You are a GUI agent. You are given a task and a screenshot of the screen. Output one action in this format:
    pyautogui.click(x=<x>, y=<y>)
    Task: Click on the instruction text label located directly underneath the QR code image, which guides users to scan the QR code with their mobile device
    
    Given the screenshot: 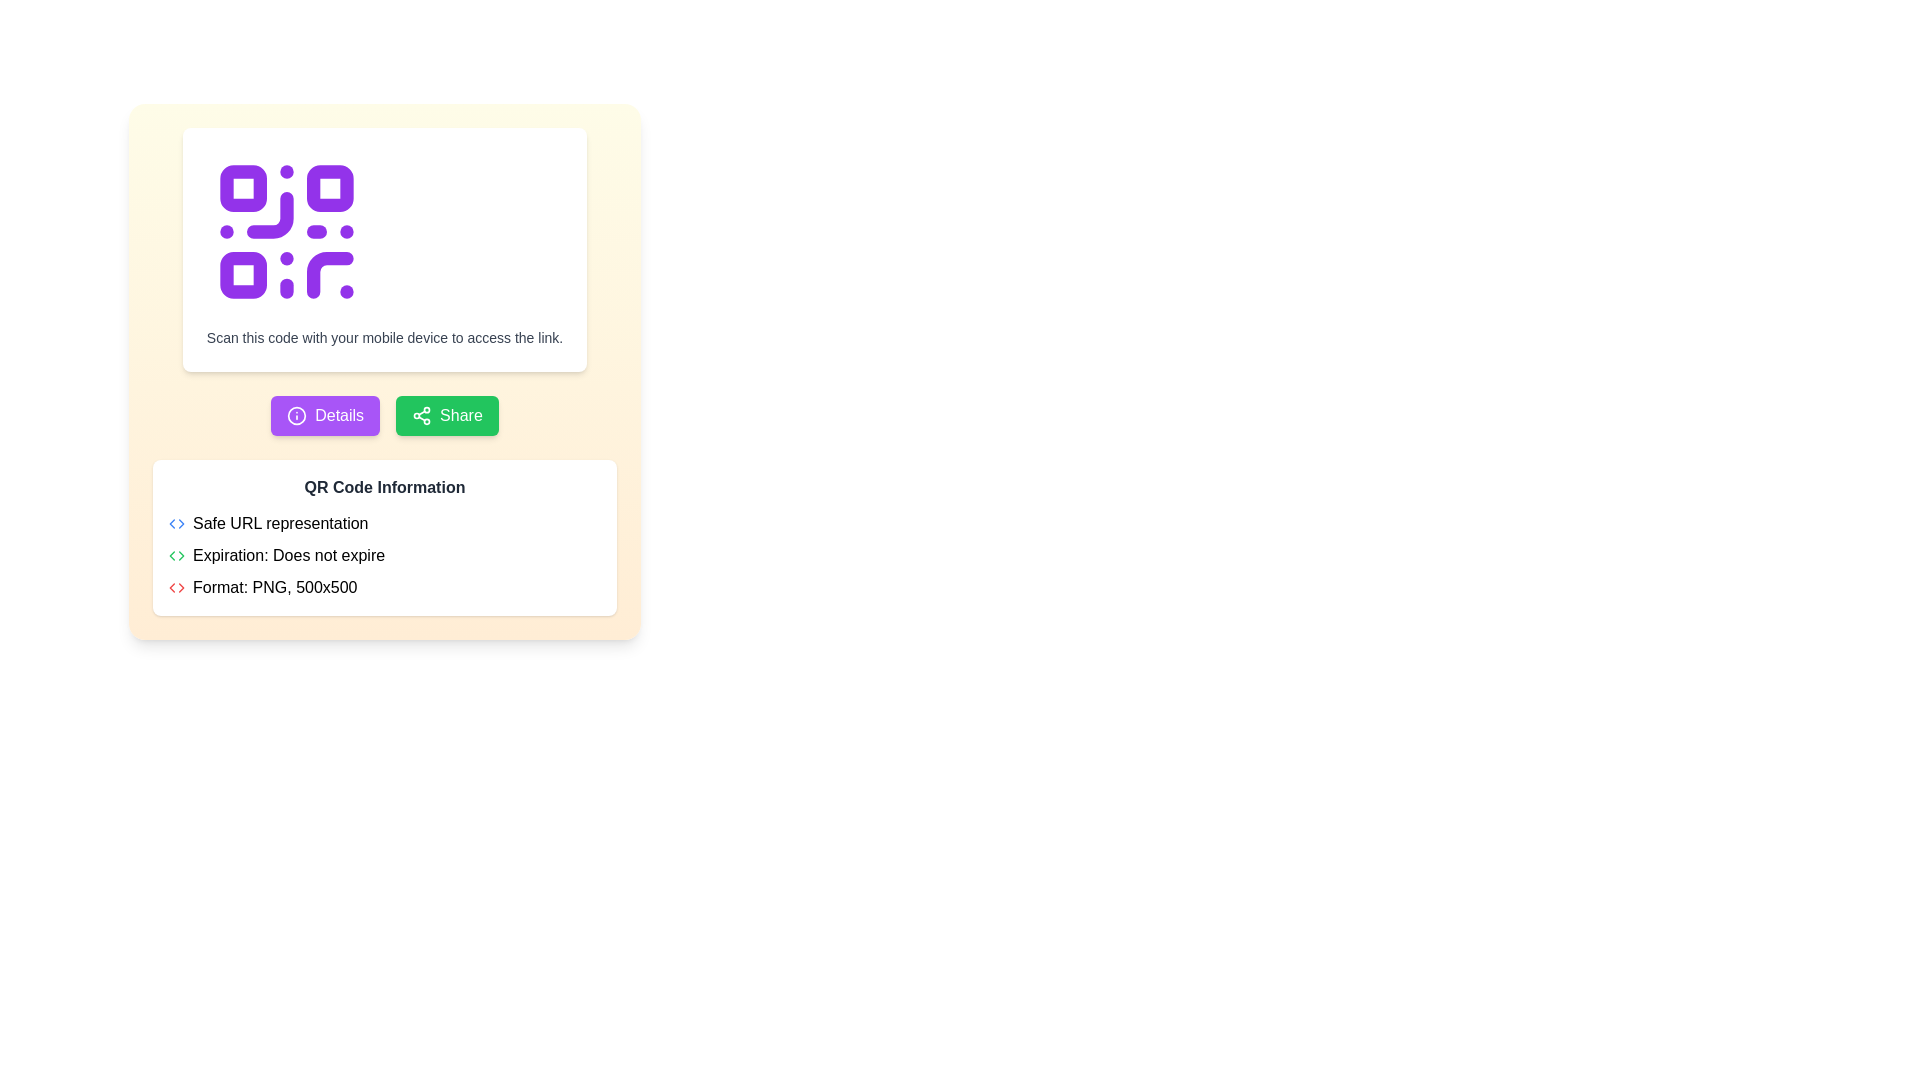 What is the action you would take?
    pyautogui.click(x=384, y=337)
    